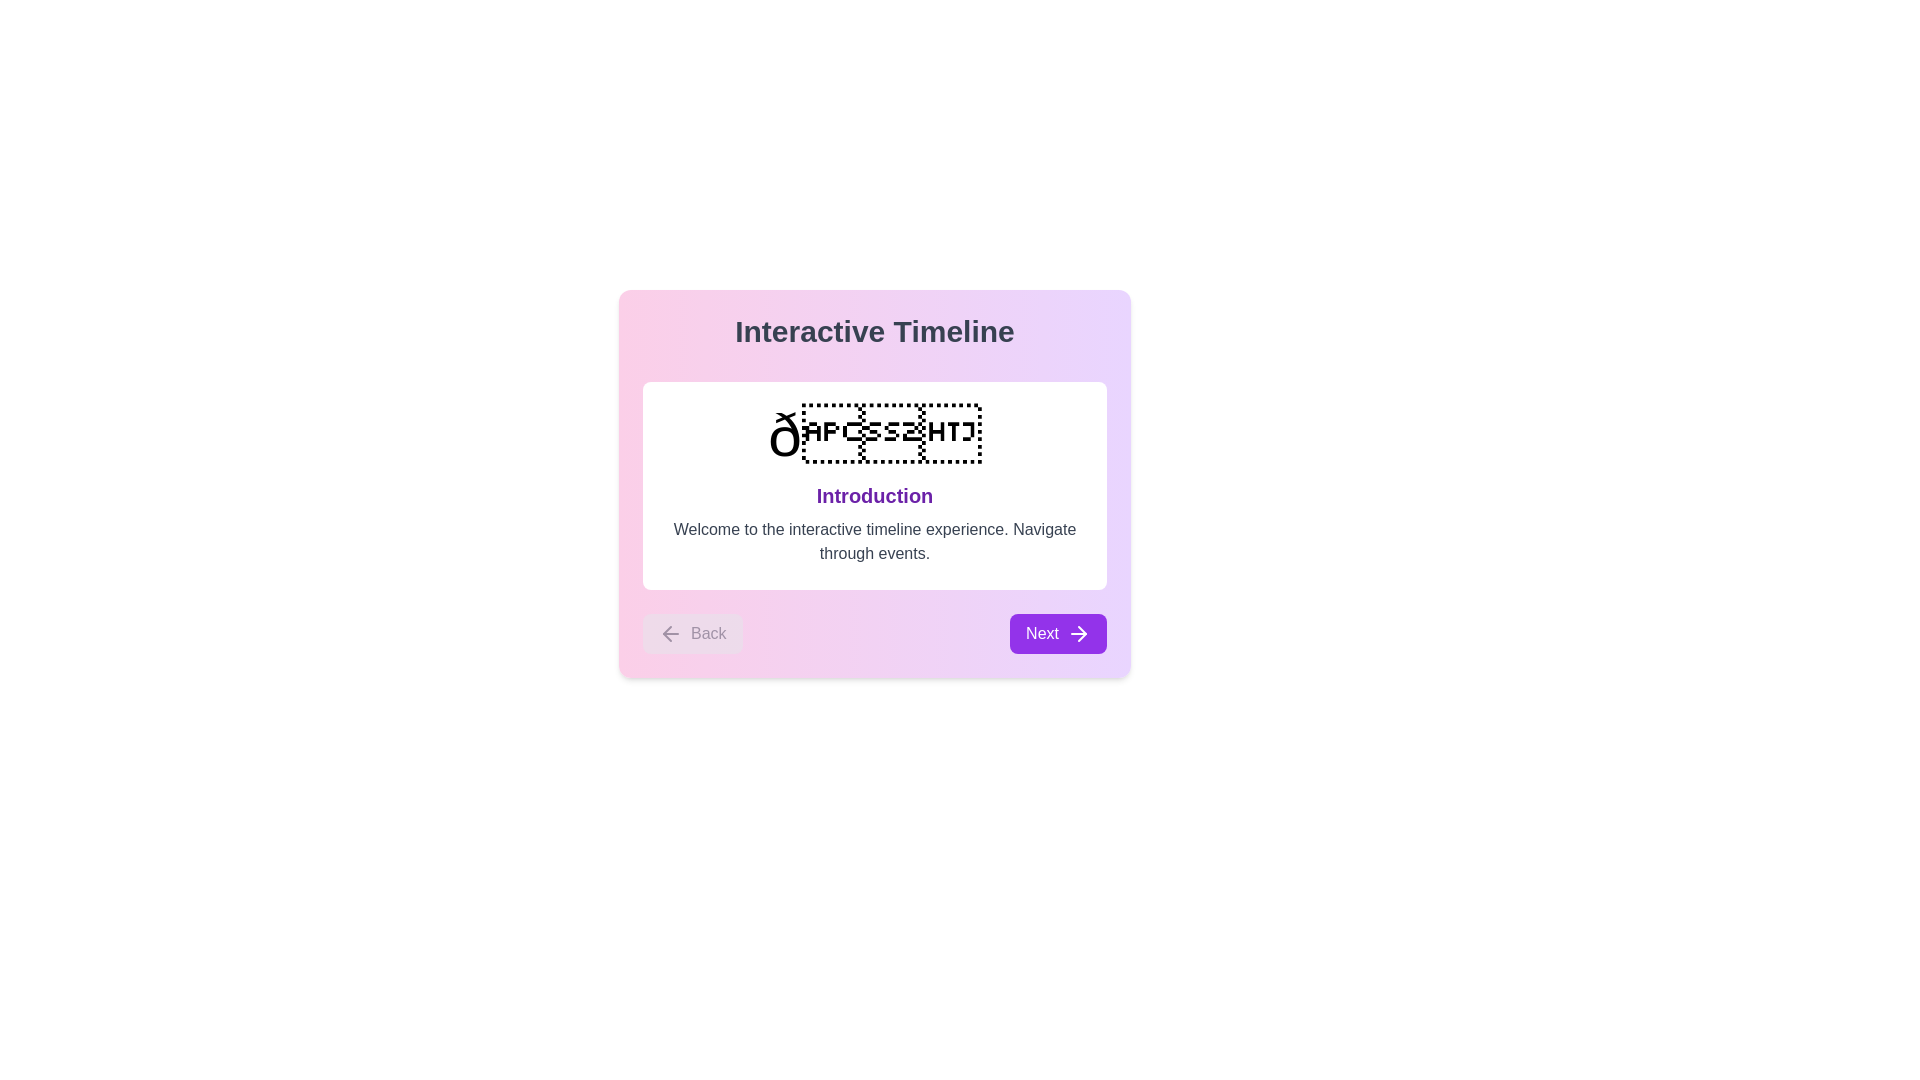  I want to click on the 'Back' icon which signifies the backward navigation function, located in the bottom-left corner of the card layout, so click(671, 633).